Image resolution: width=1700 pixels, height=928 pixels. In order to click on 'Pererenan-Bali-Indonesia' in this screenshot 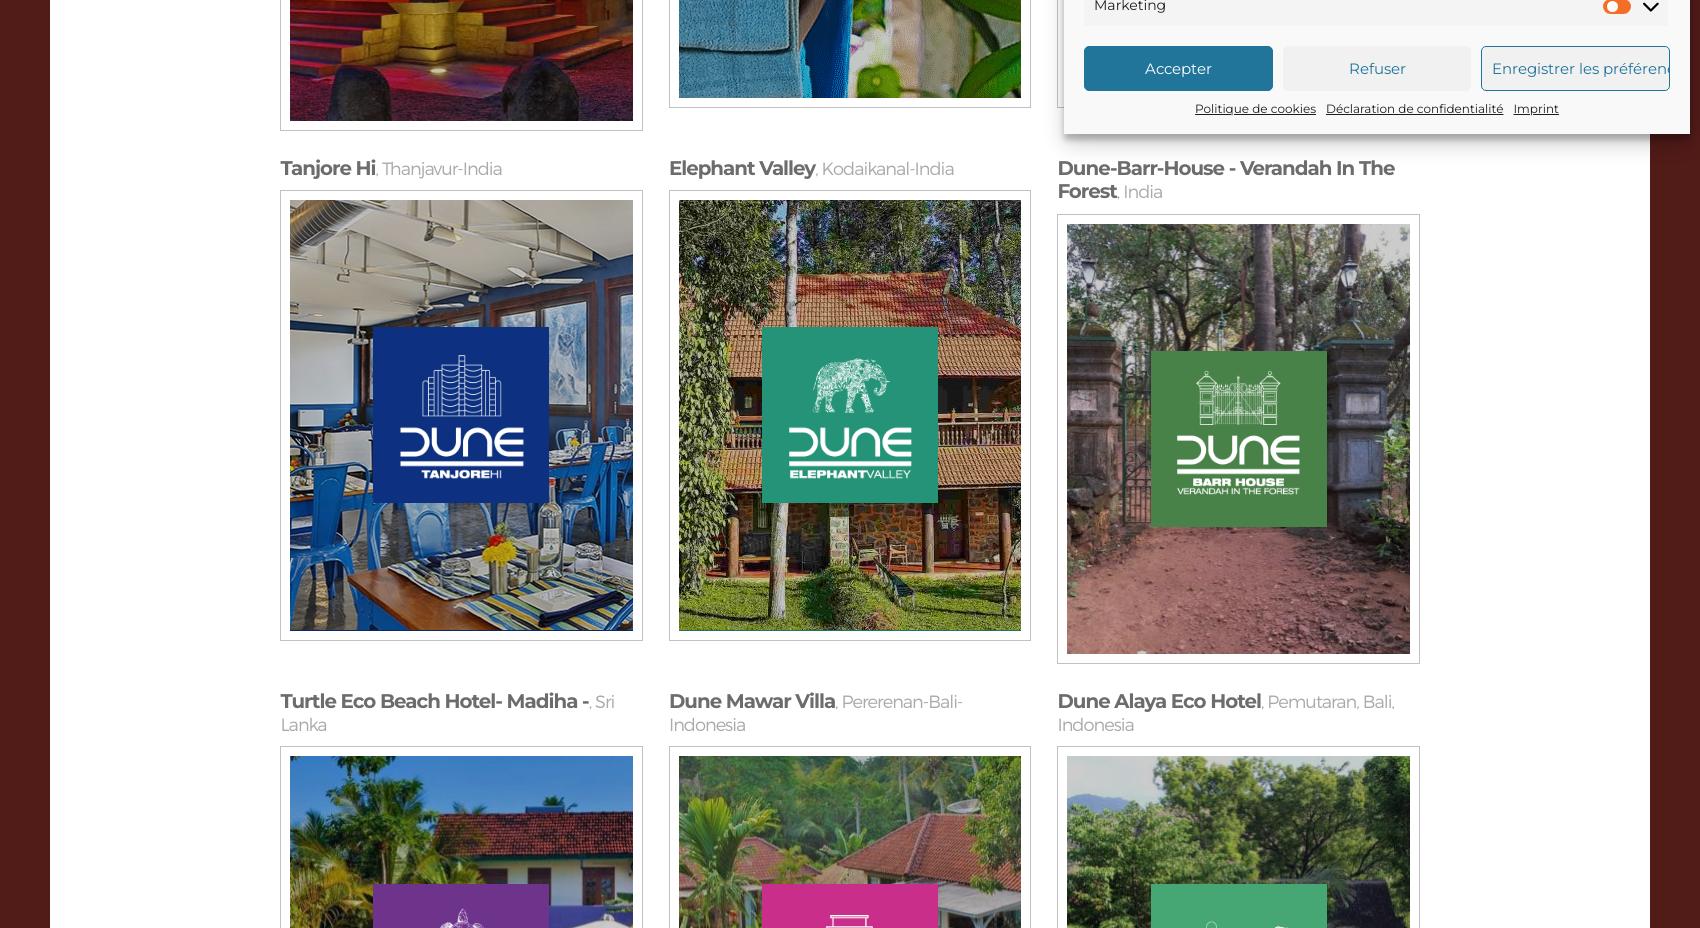, I will do `click(813, 713)`.